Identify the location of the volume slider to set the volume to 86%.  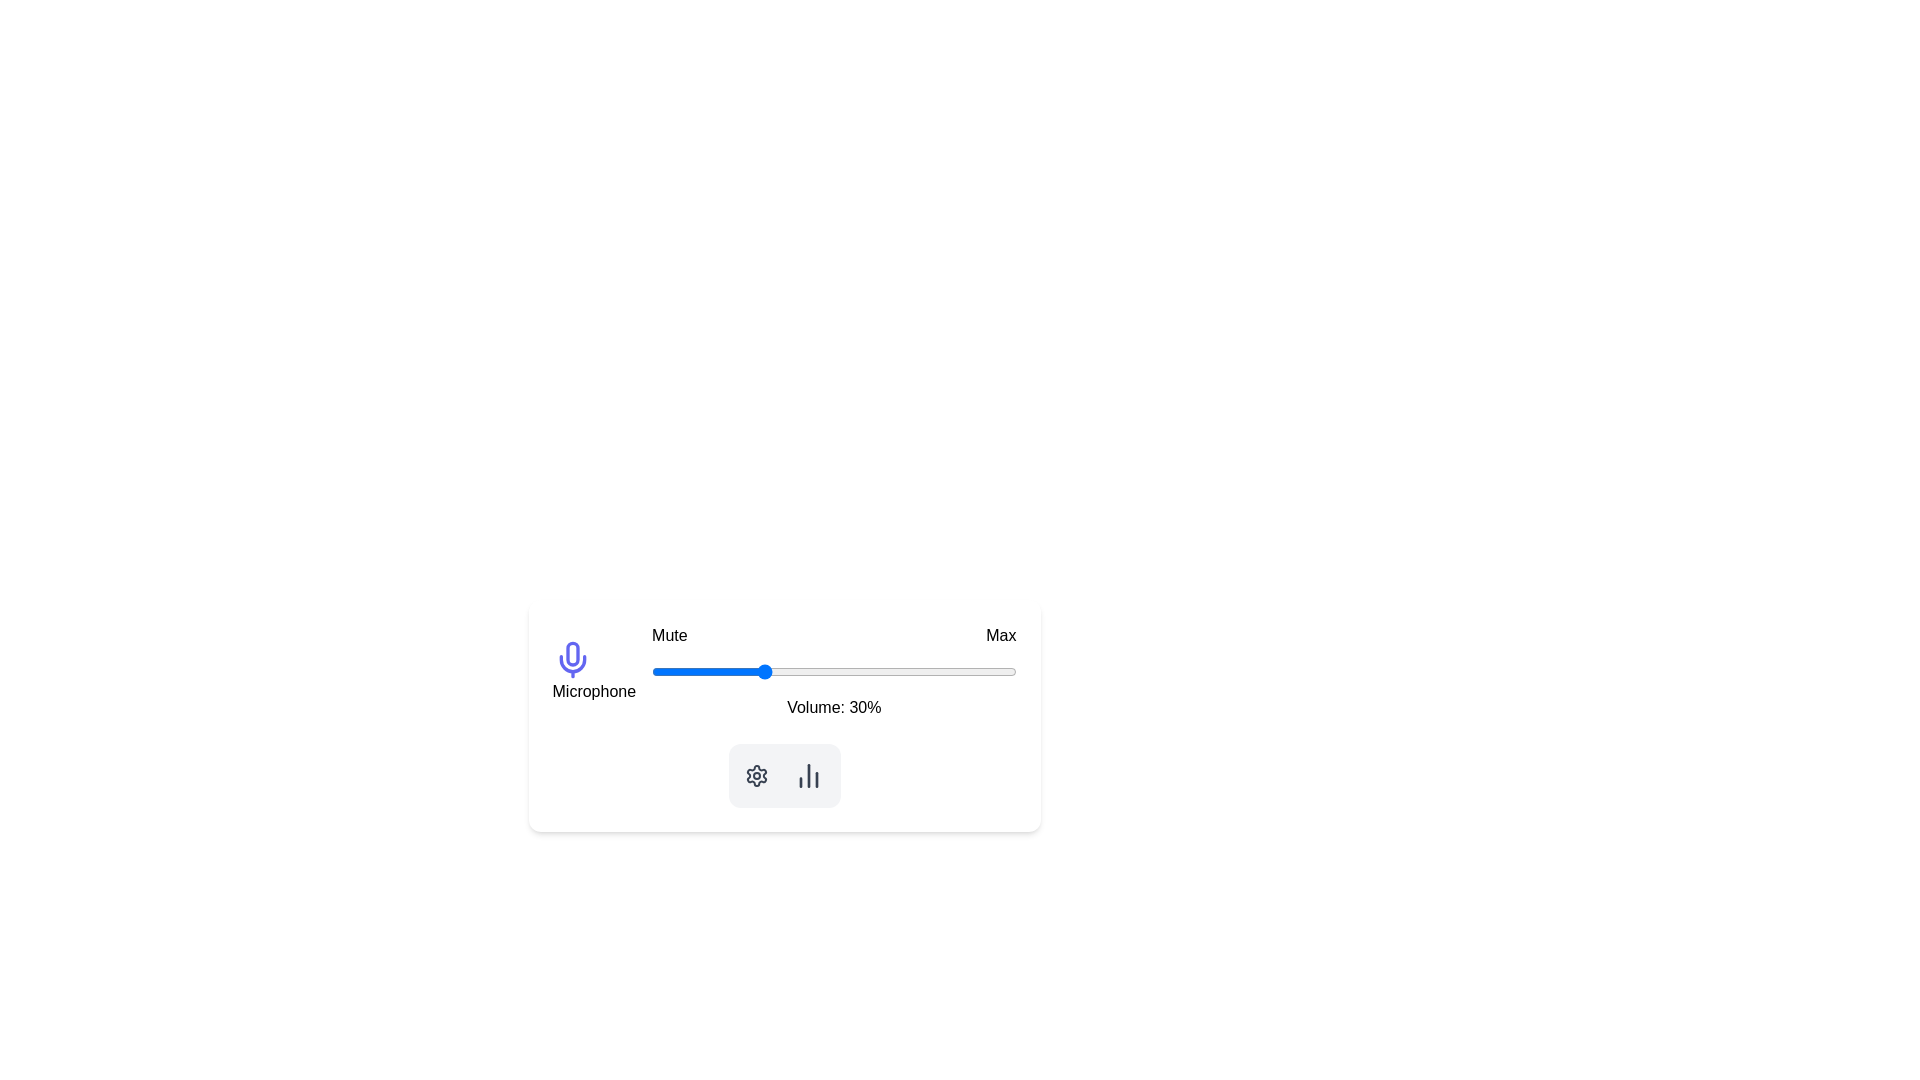
(965, 671).